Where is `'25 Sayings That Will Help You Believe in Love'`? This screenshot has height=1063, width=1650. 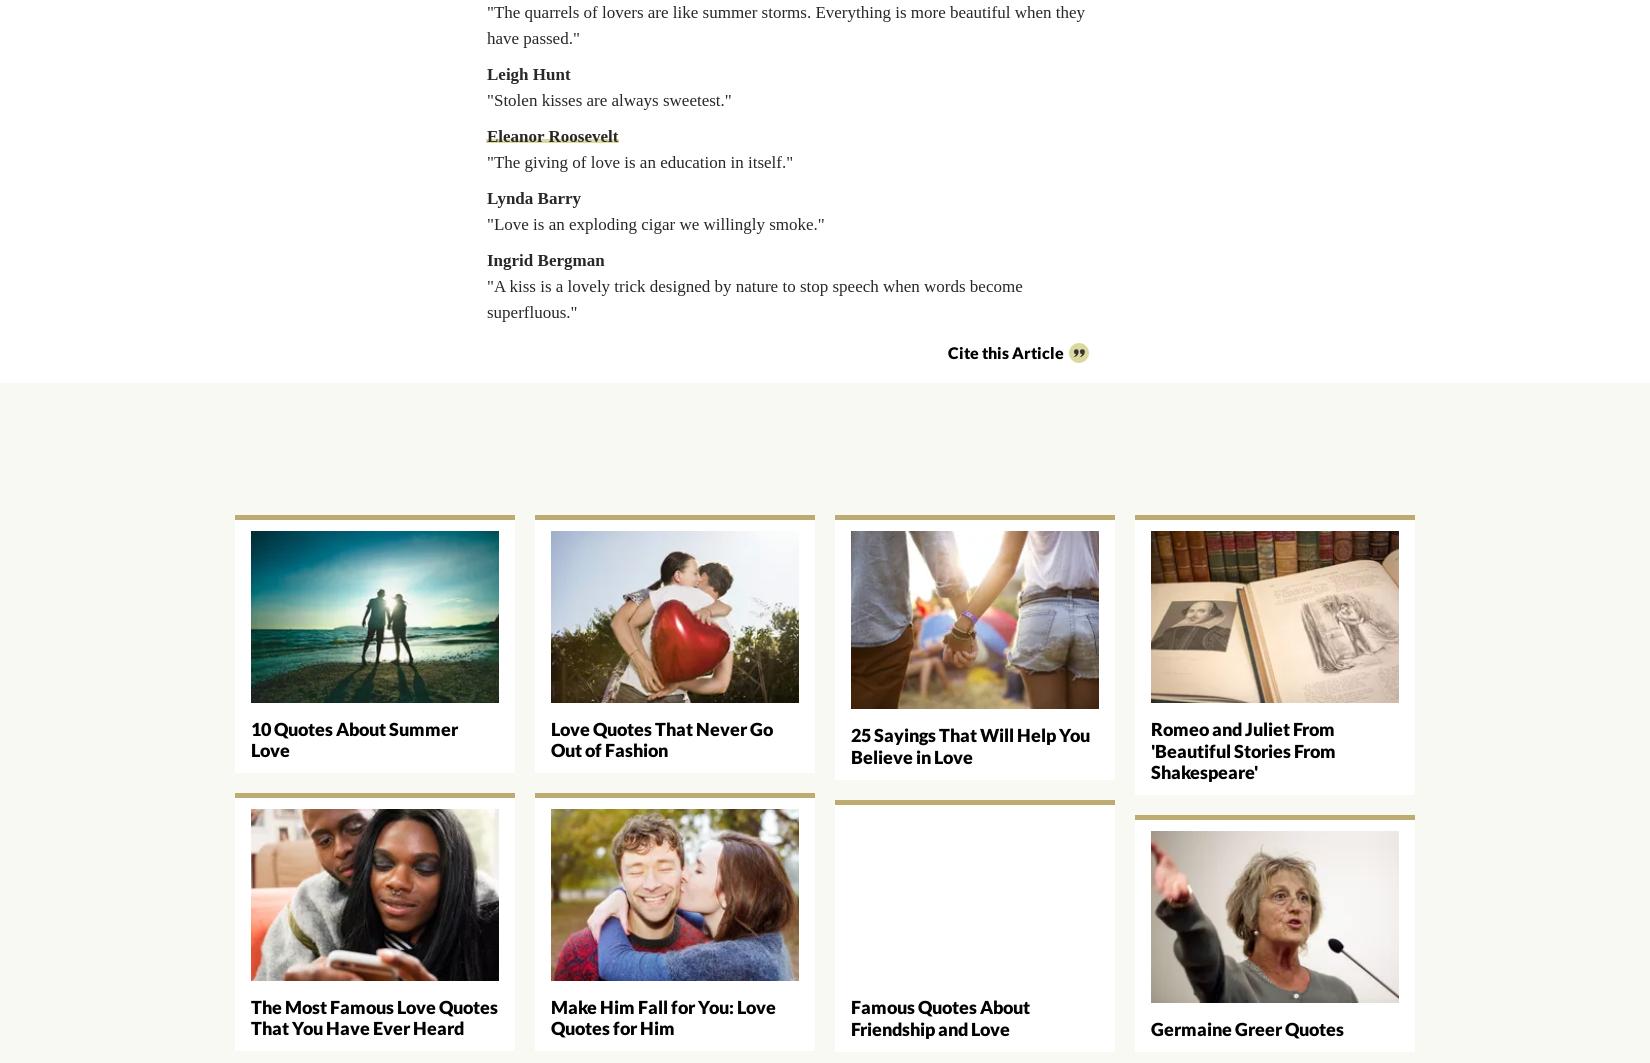
'25 Sayings That Will Help You Believe in Love' is located at coordinates (970, 744).